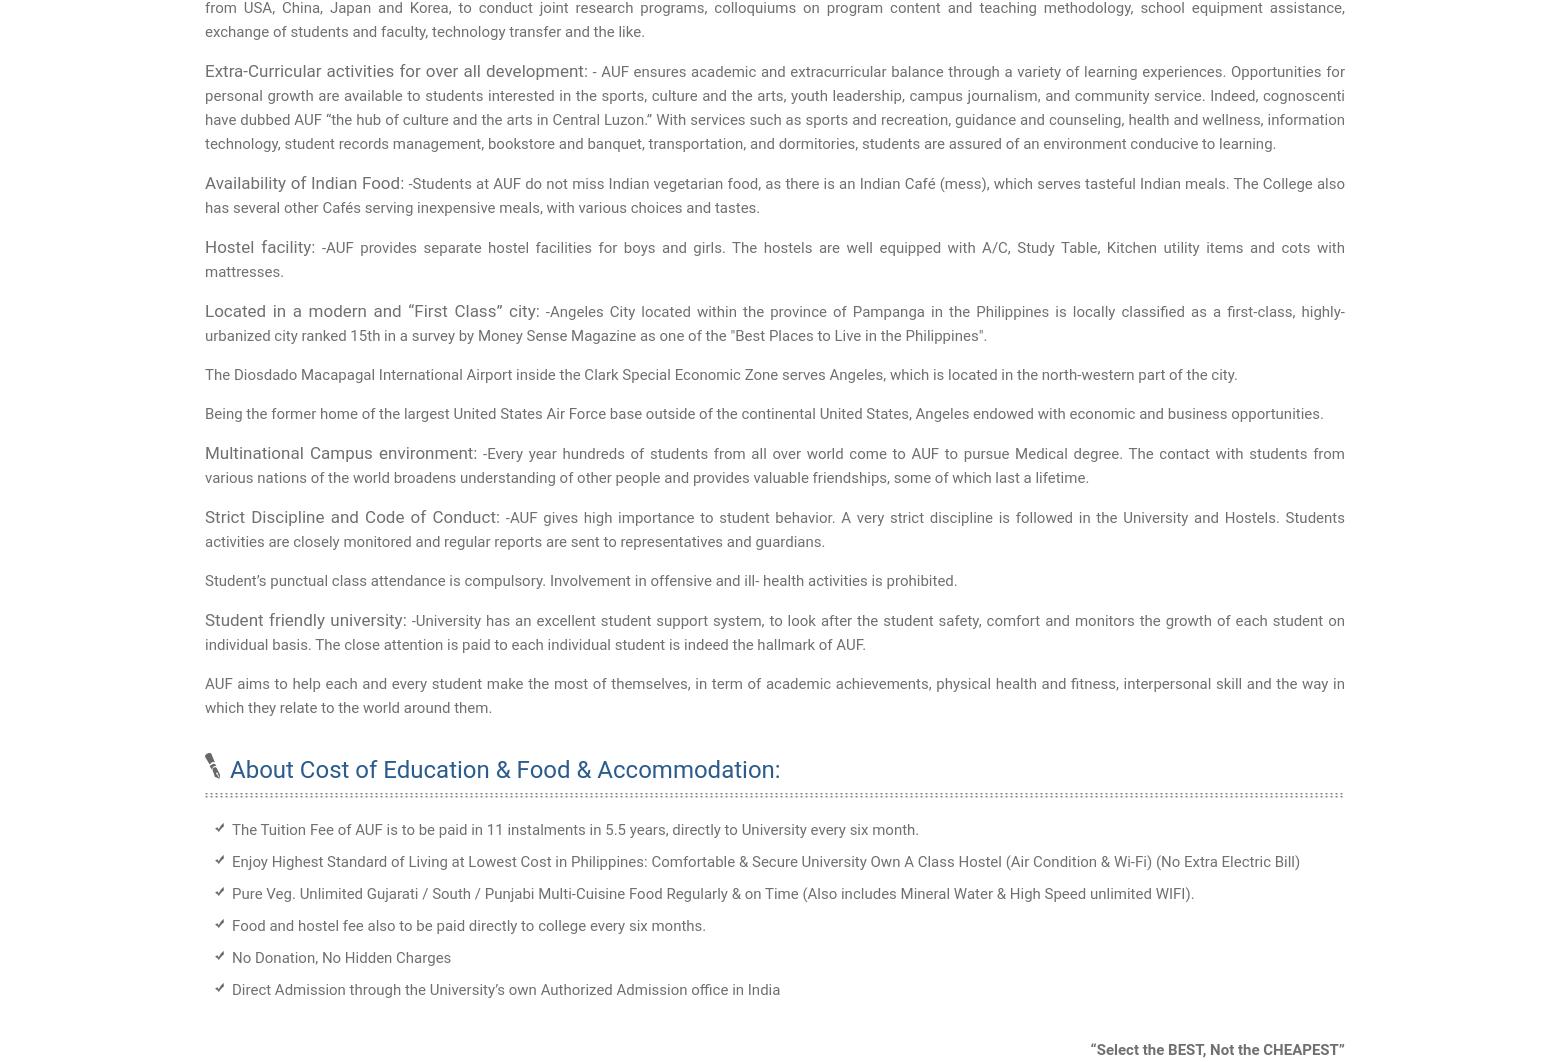 This screenshot has height=1062, width=1550. Describe the element at coordinates (204, 259) in the screenshot. I see `'-AUF provides separate hostel facilities for boys and girls. The hostels are well equipped with A/C, Study Table, Kitchen utility items and cots with mattresses.'` at that location.